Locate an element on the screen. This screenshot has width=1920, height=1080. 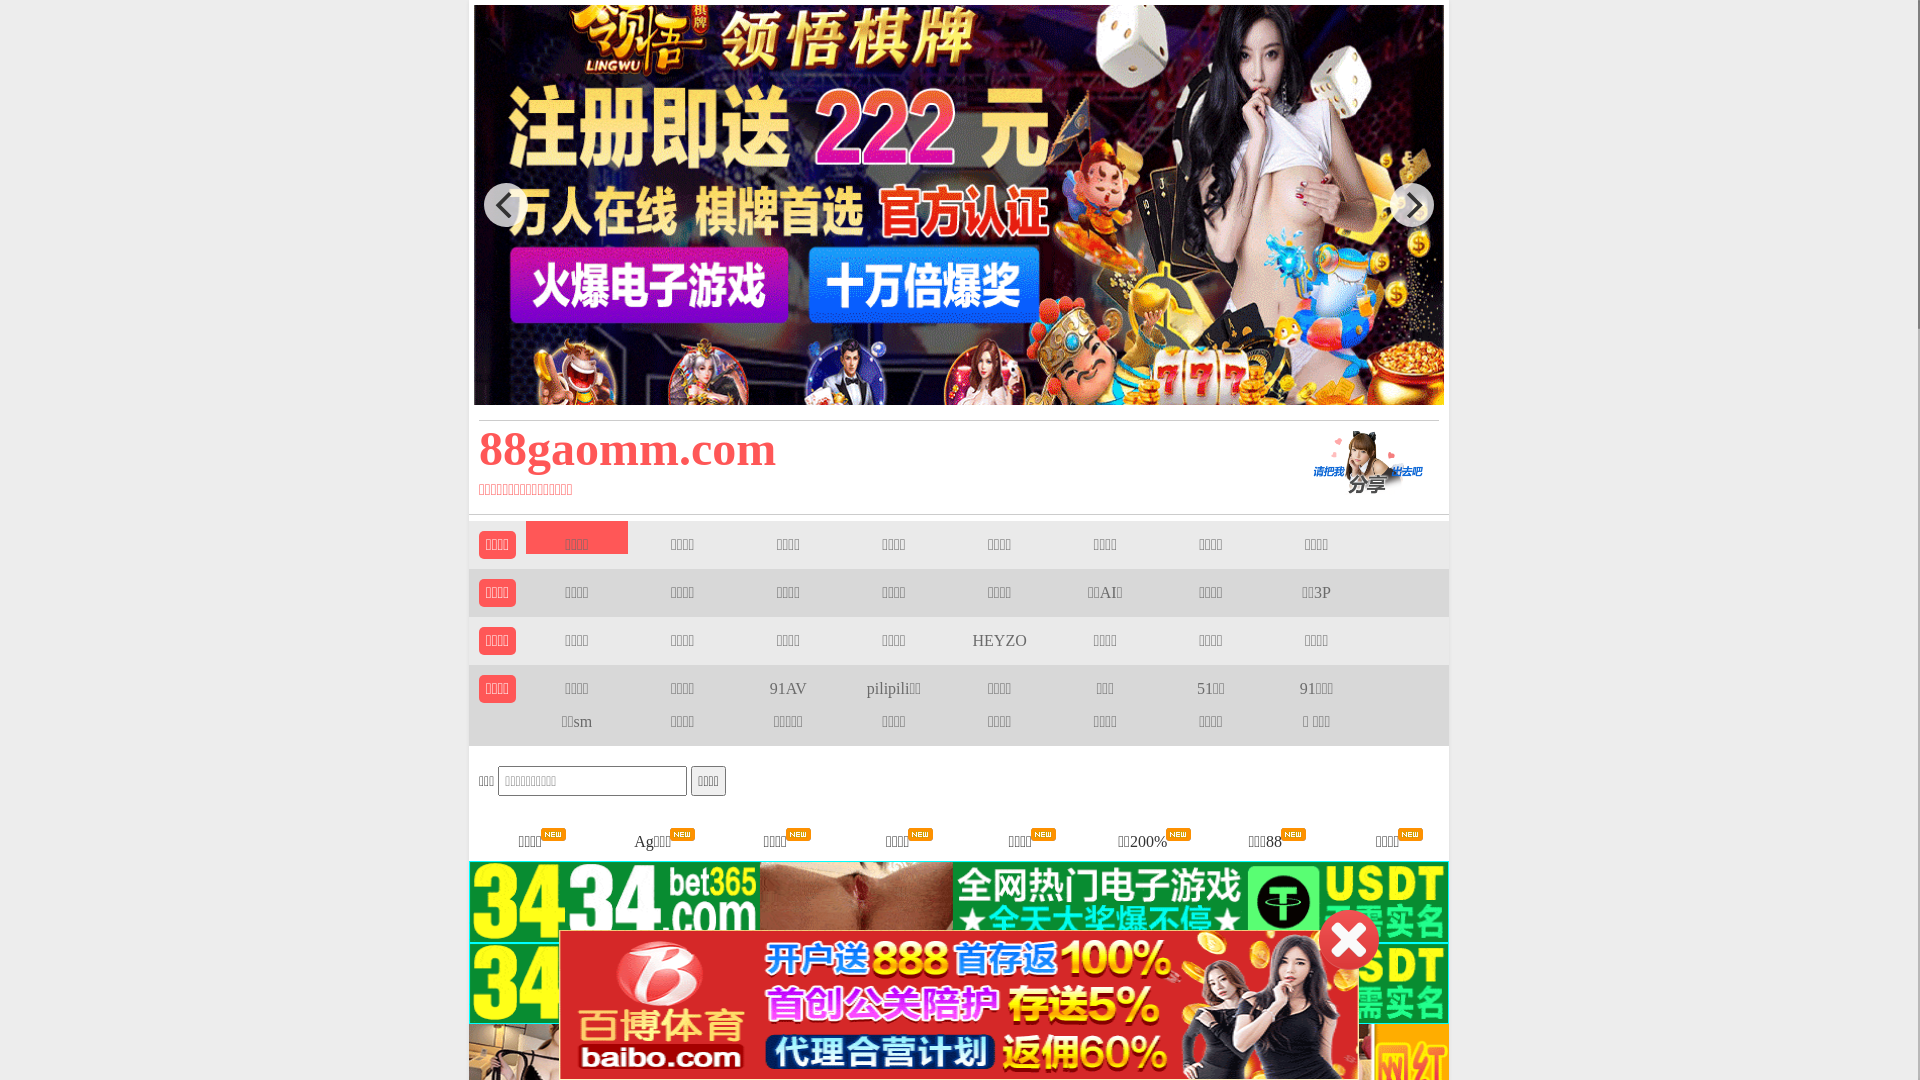
'91AV' is located at coordinates (787, 687).